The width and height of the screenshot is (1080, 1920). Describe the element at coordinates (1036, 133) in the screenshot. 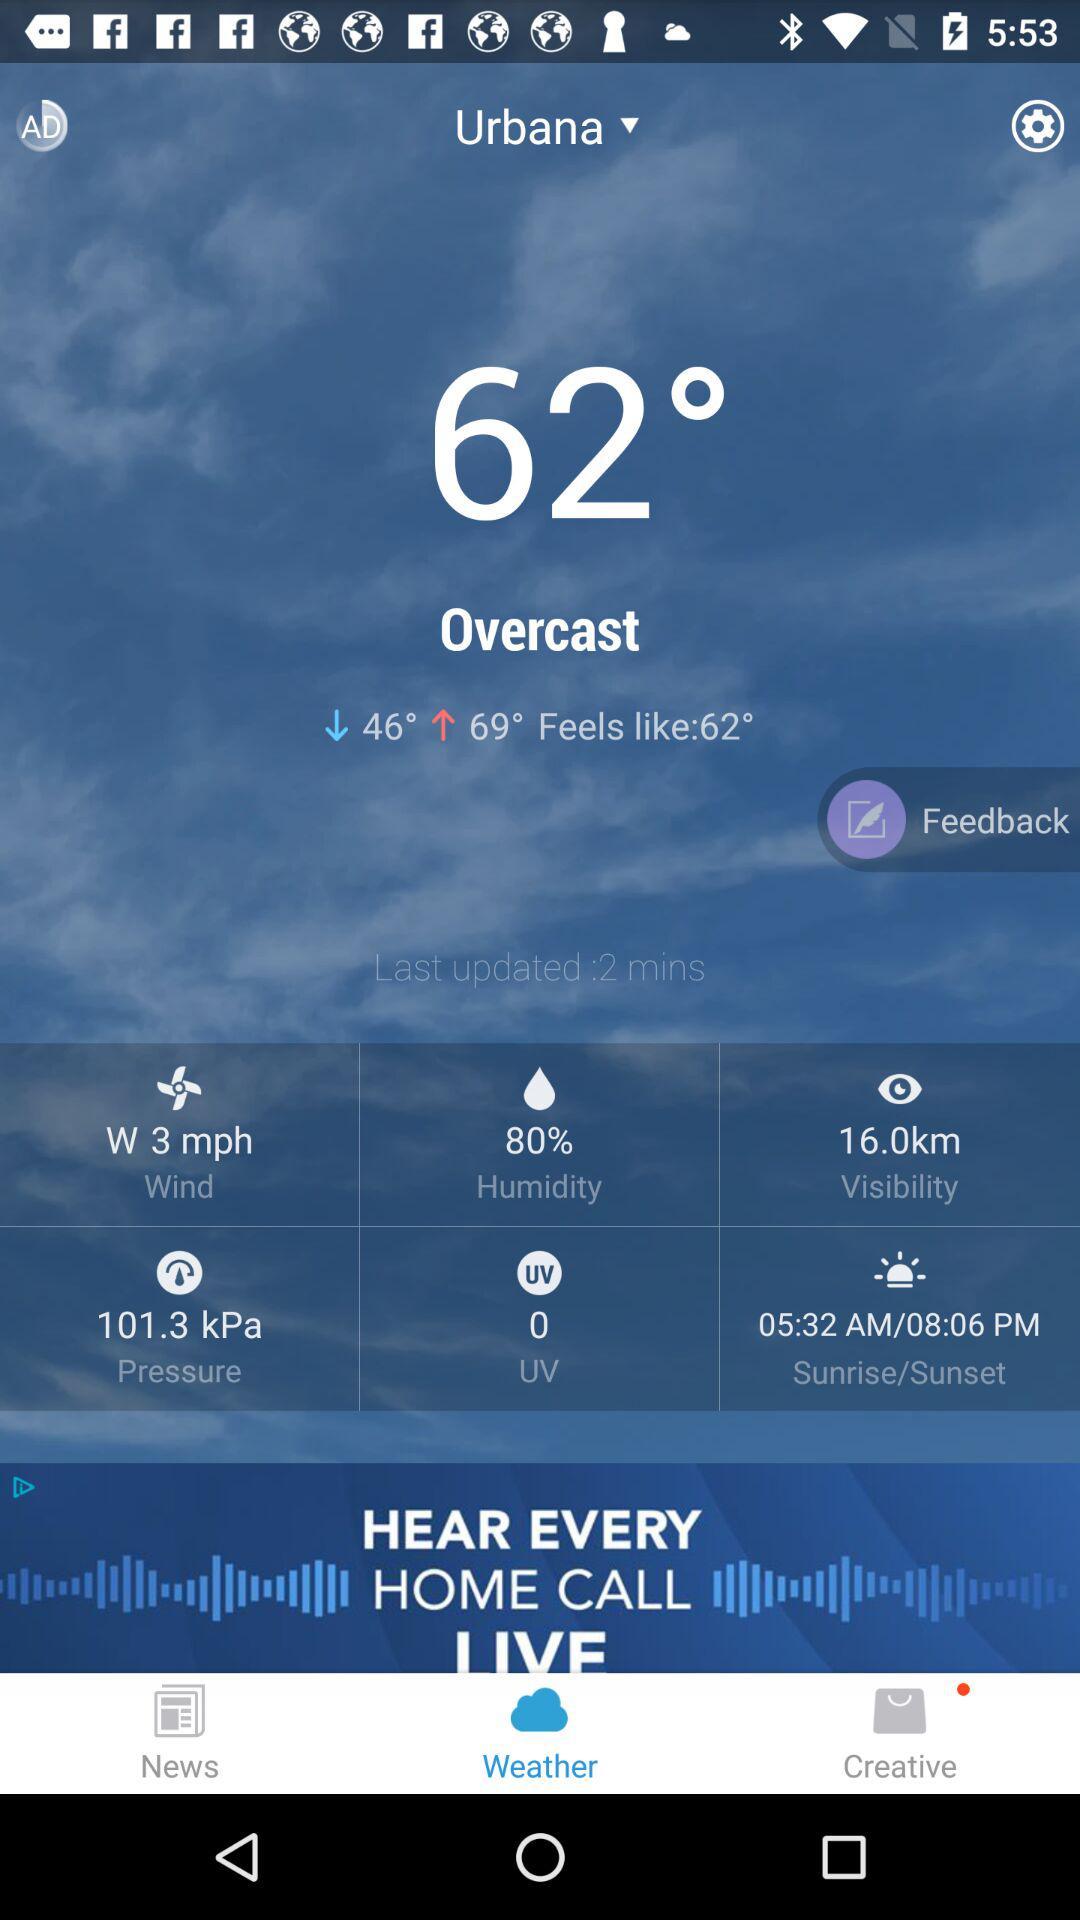

I see `the settings icon` at that location.